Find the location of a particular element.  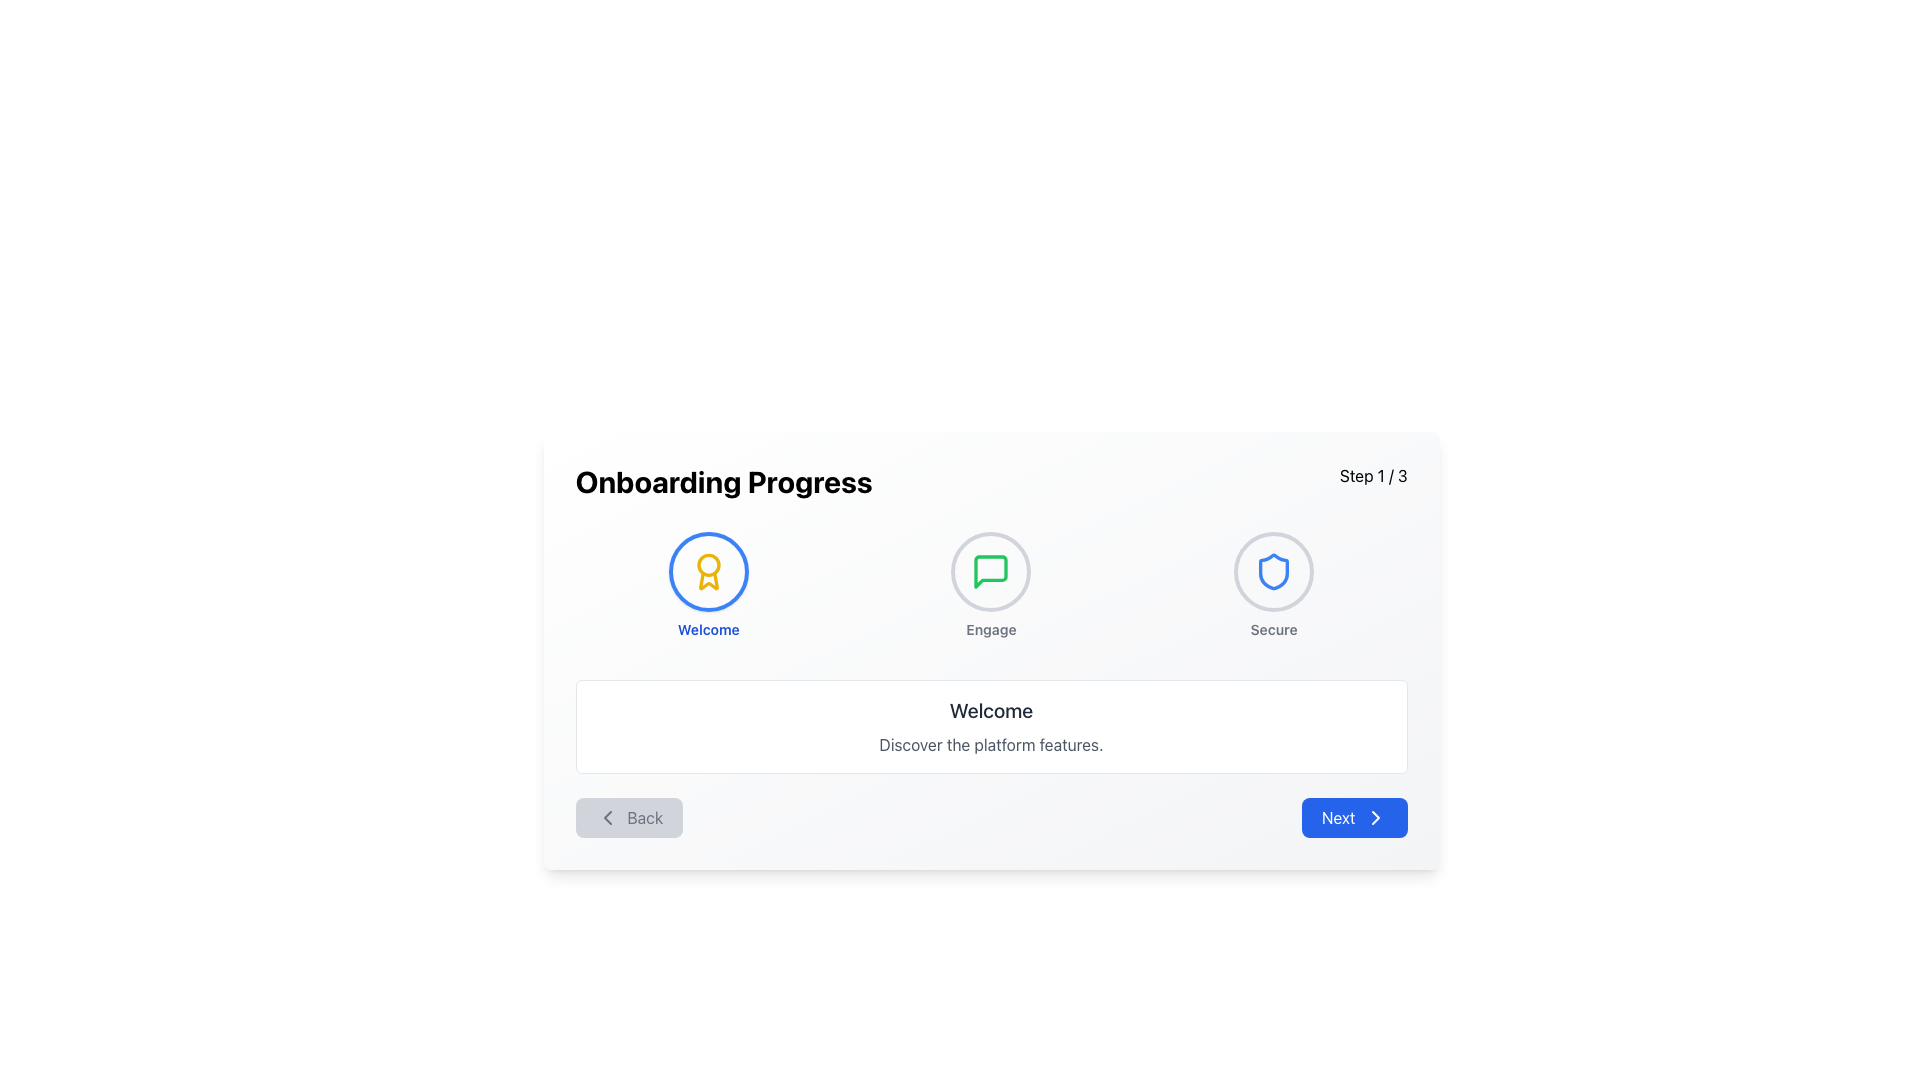

the 'Back' button which contains the chevron SVG icon, located at the bottom left of the interface to invoke the associated action is located at coordinates (606, 817).